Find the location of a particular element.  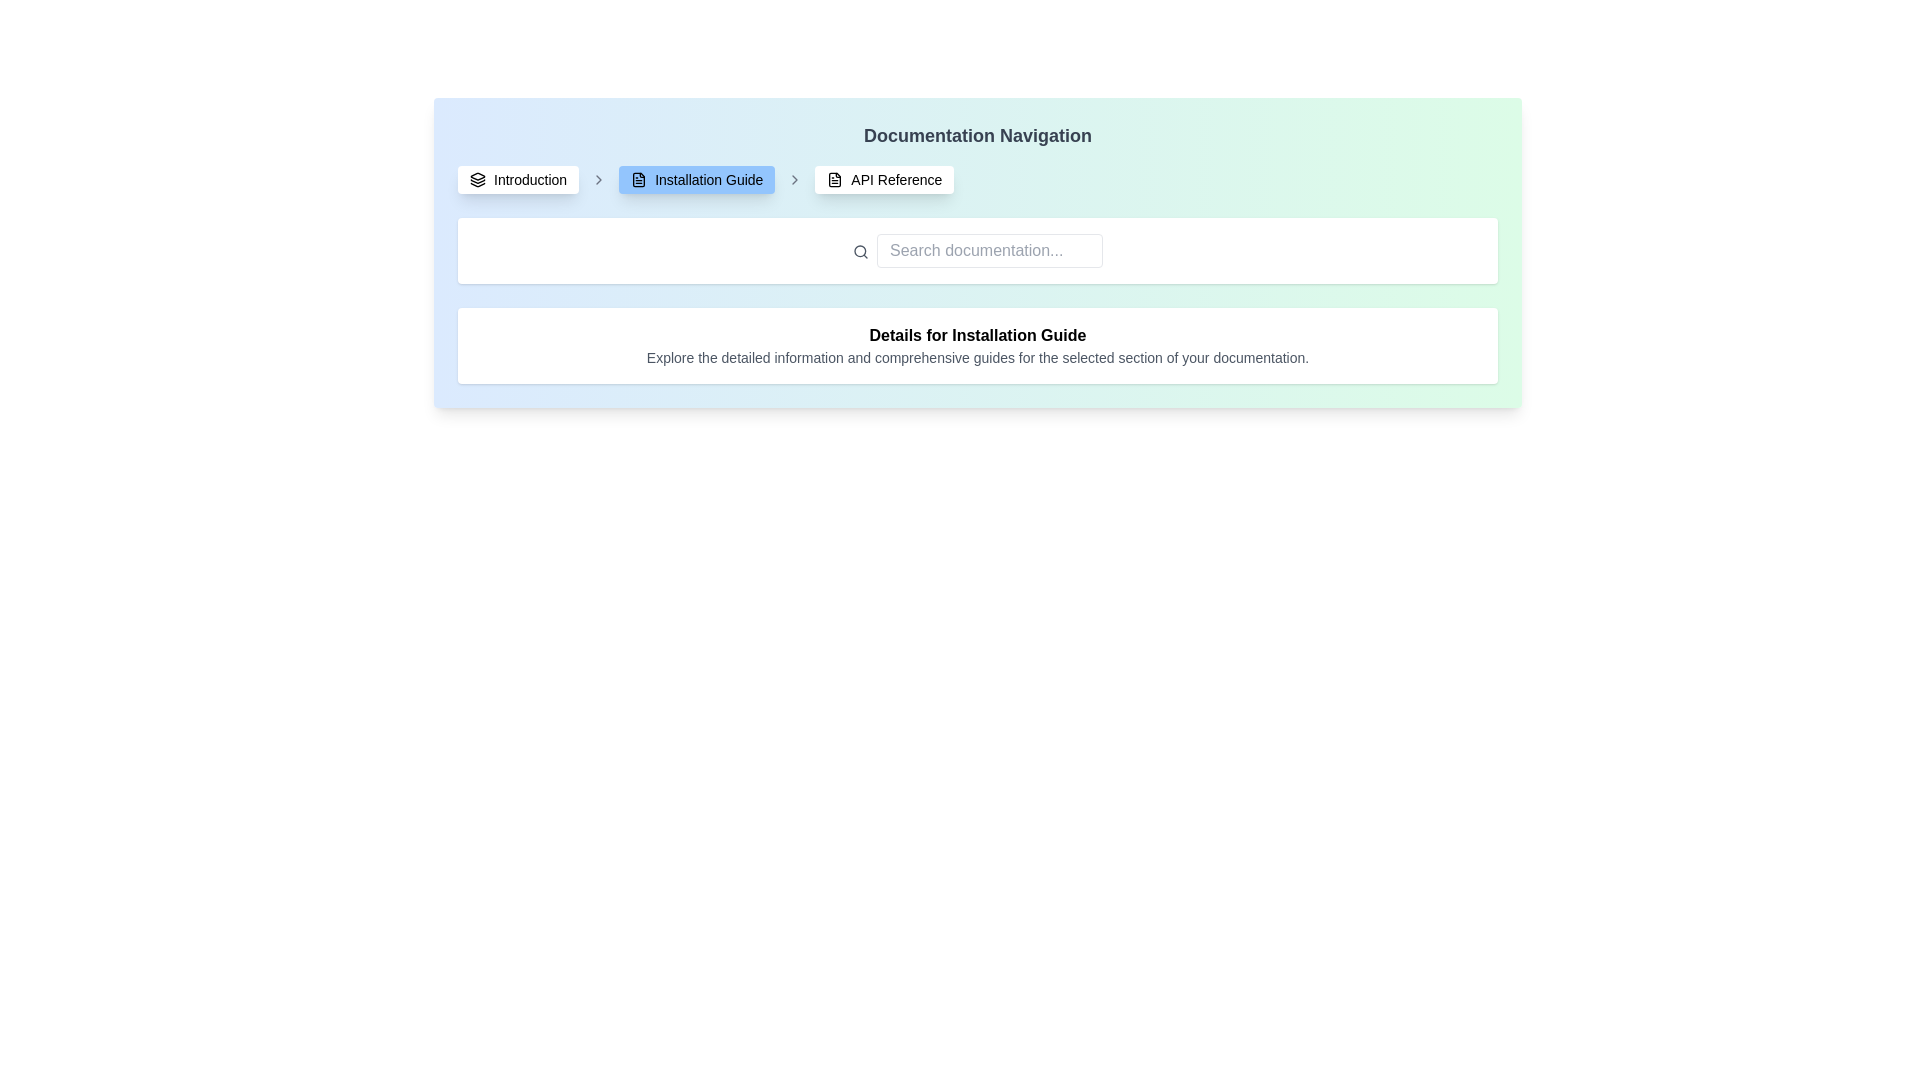

the 'Installation Guide' navigation button located in the horizontal navigation bar, positioned between the 'Introduction' and 'API Reference' buttons is located at coordinates (697, 180).